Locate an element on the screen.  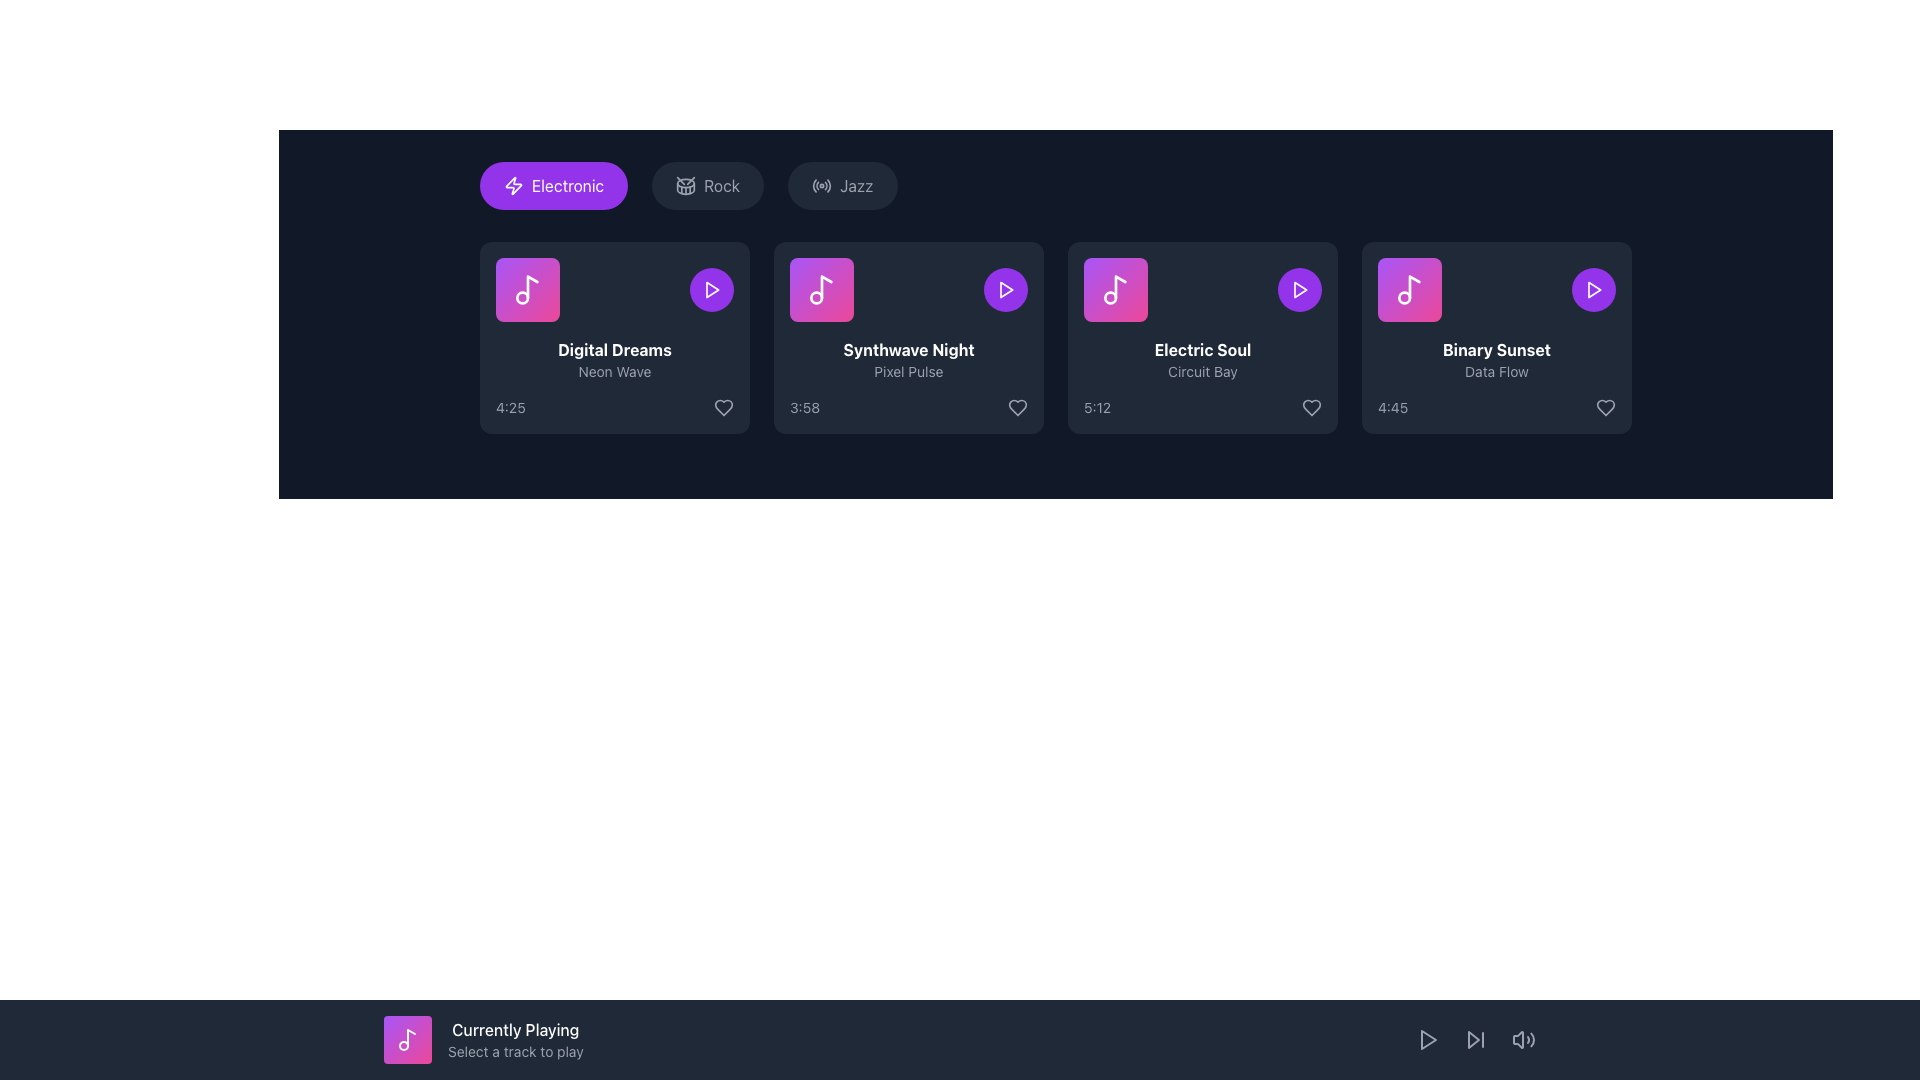
the music note icon located in the 'Currently Playing' section of the interface, which is styled with a thin, rounded stroke and fits within a square is located at coordinates (410, 1036).